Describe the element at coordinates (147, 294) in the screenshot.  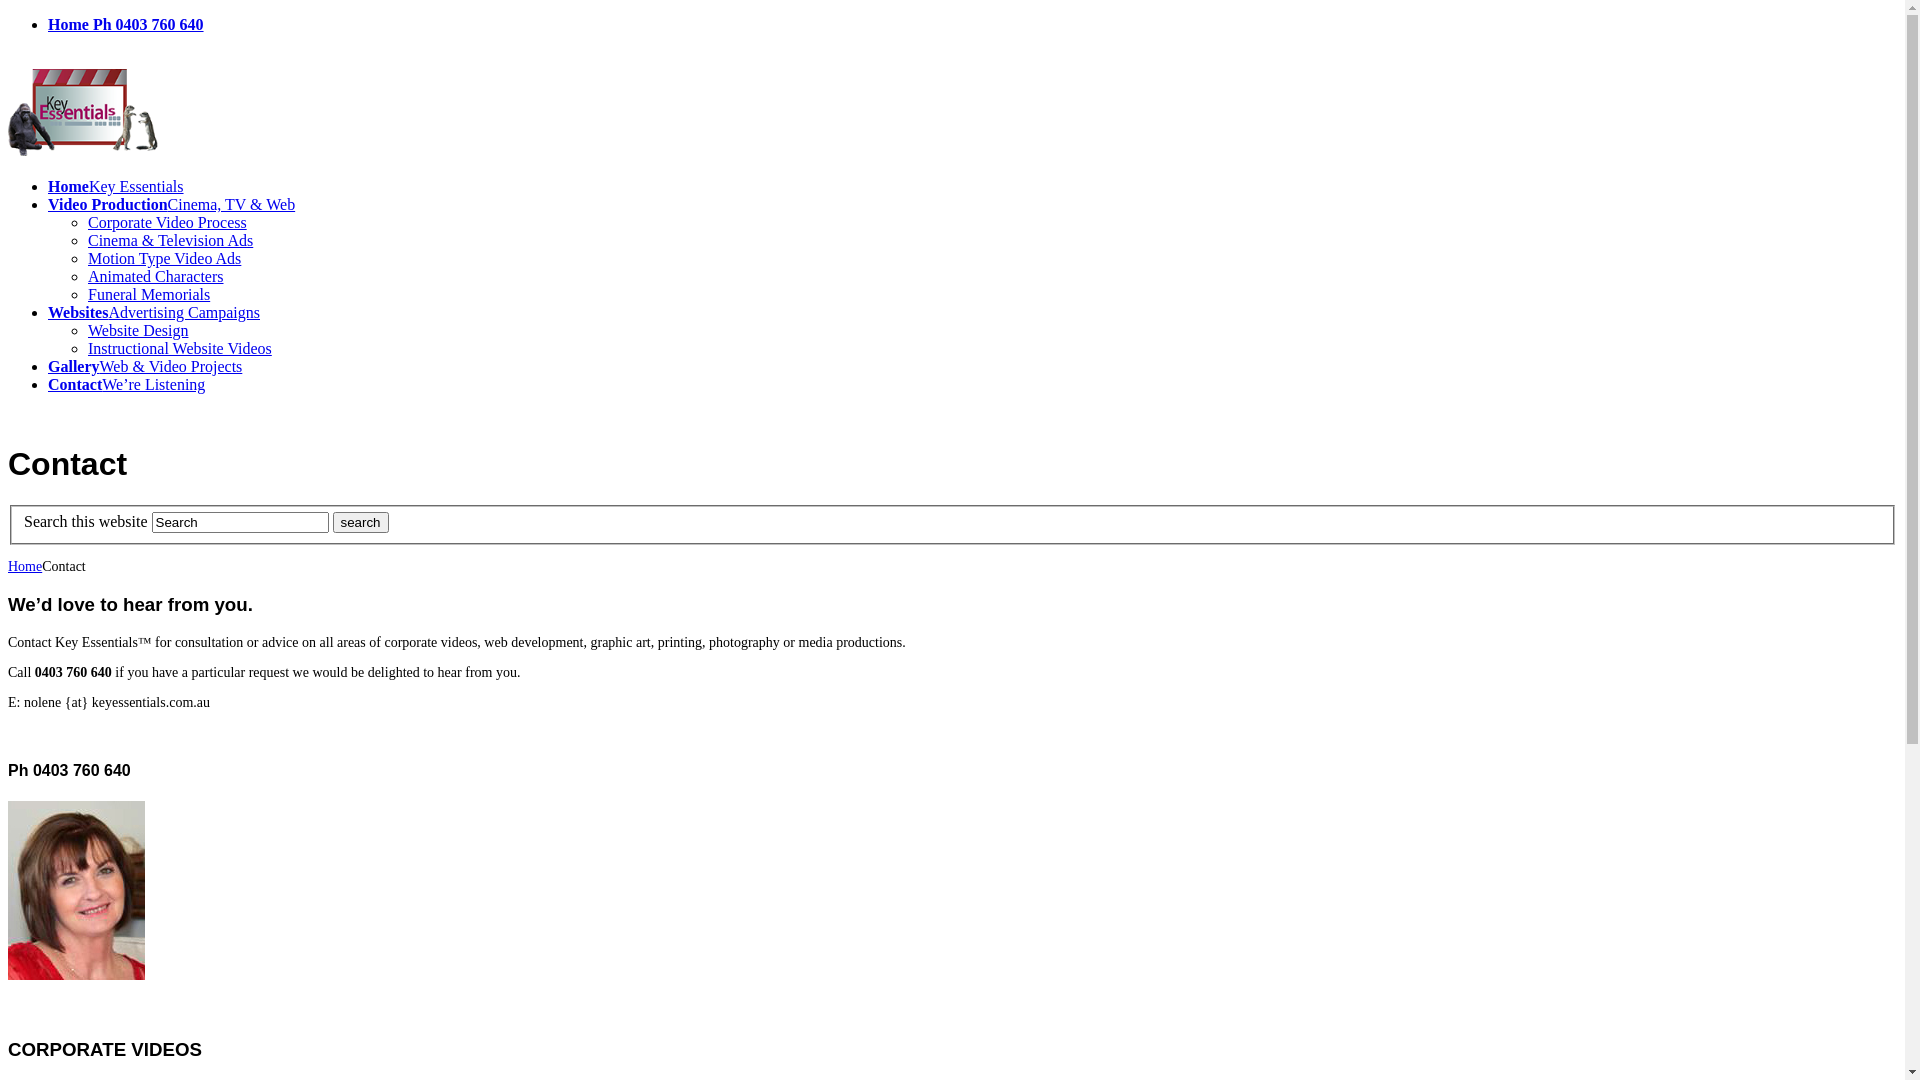
I see `'Funeral Memorials'` at that location.